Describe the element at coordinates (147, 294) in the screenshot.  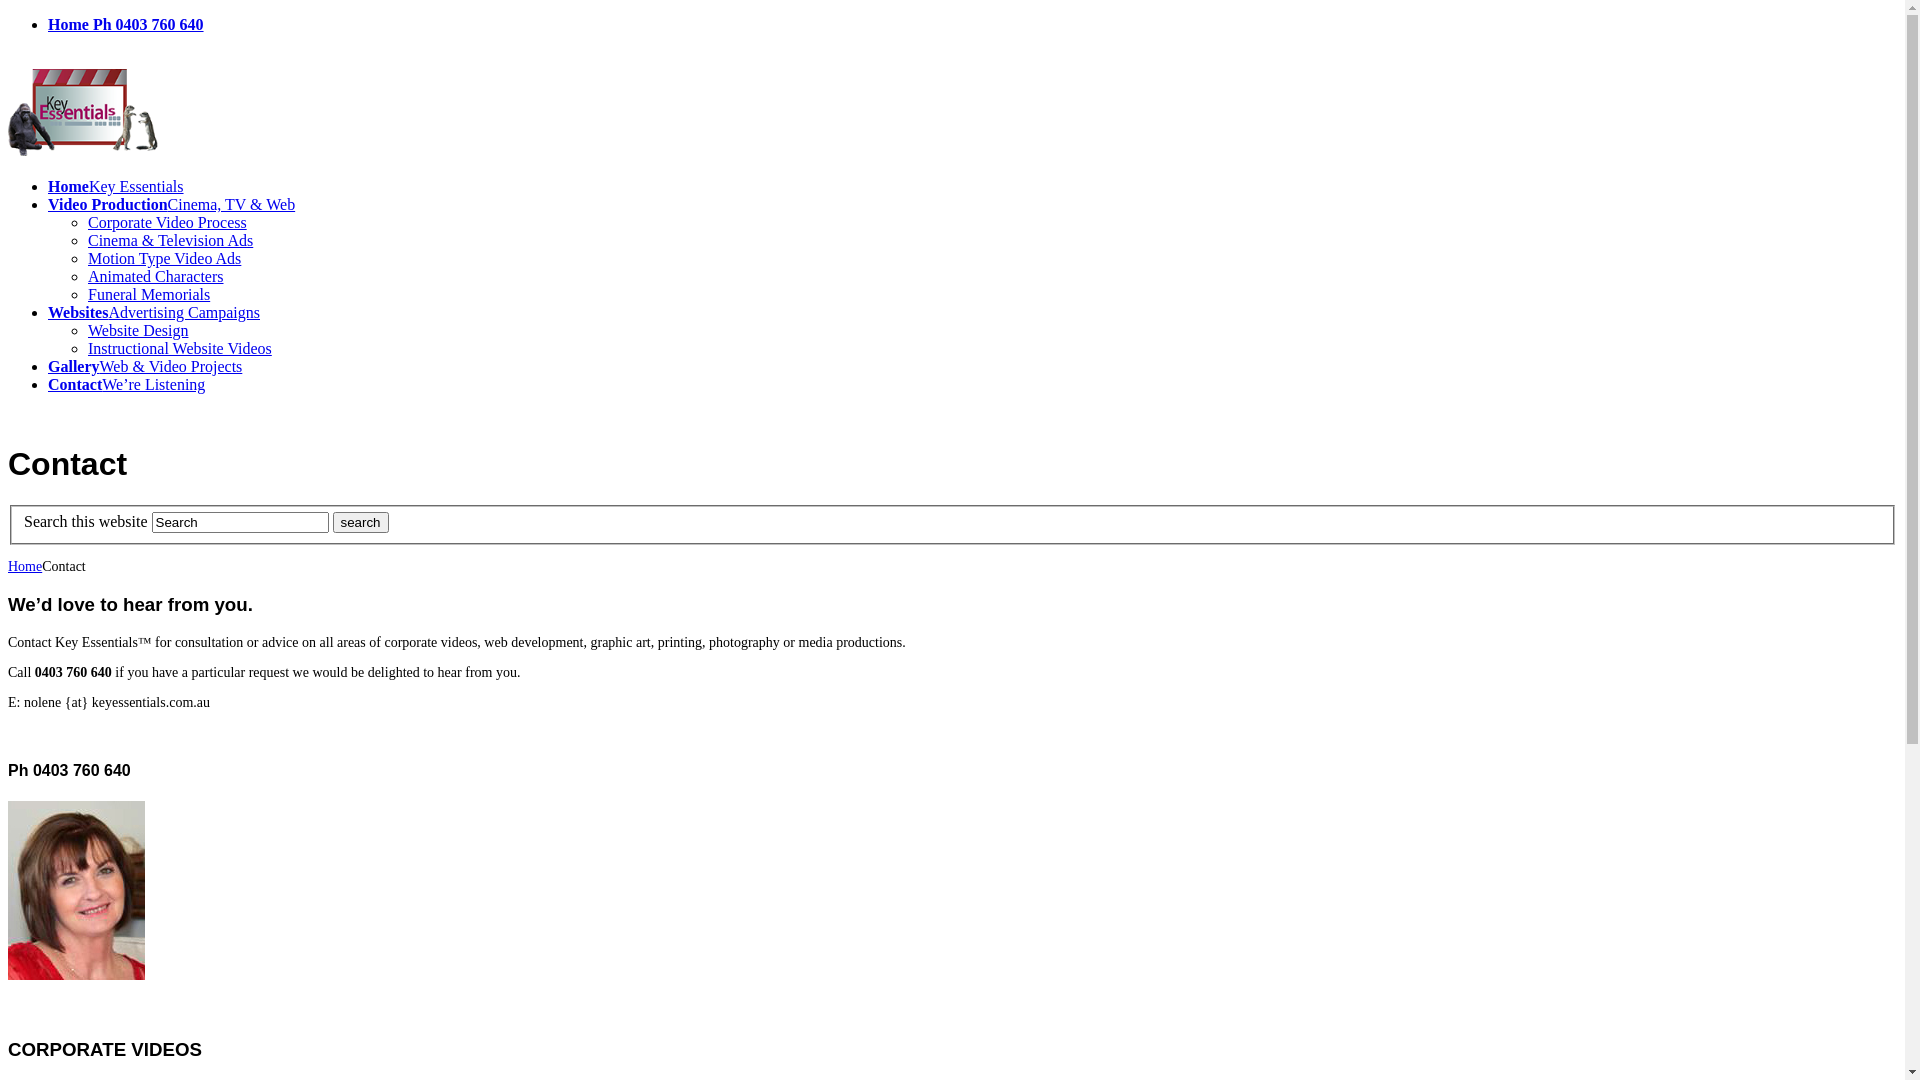
I see `'Funeral Memorials'` at that location.